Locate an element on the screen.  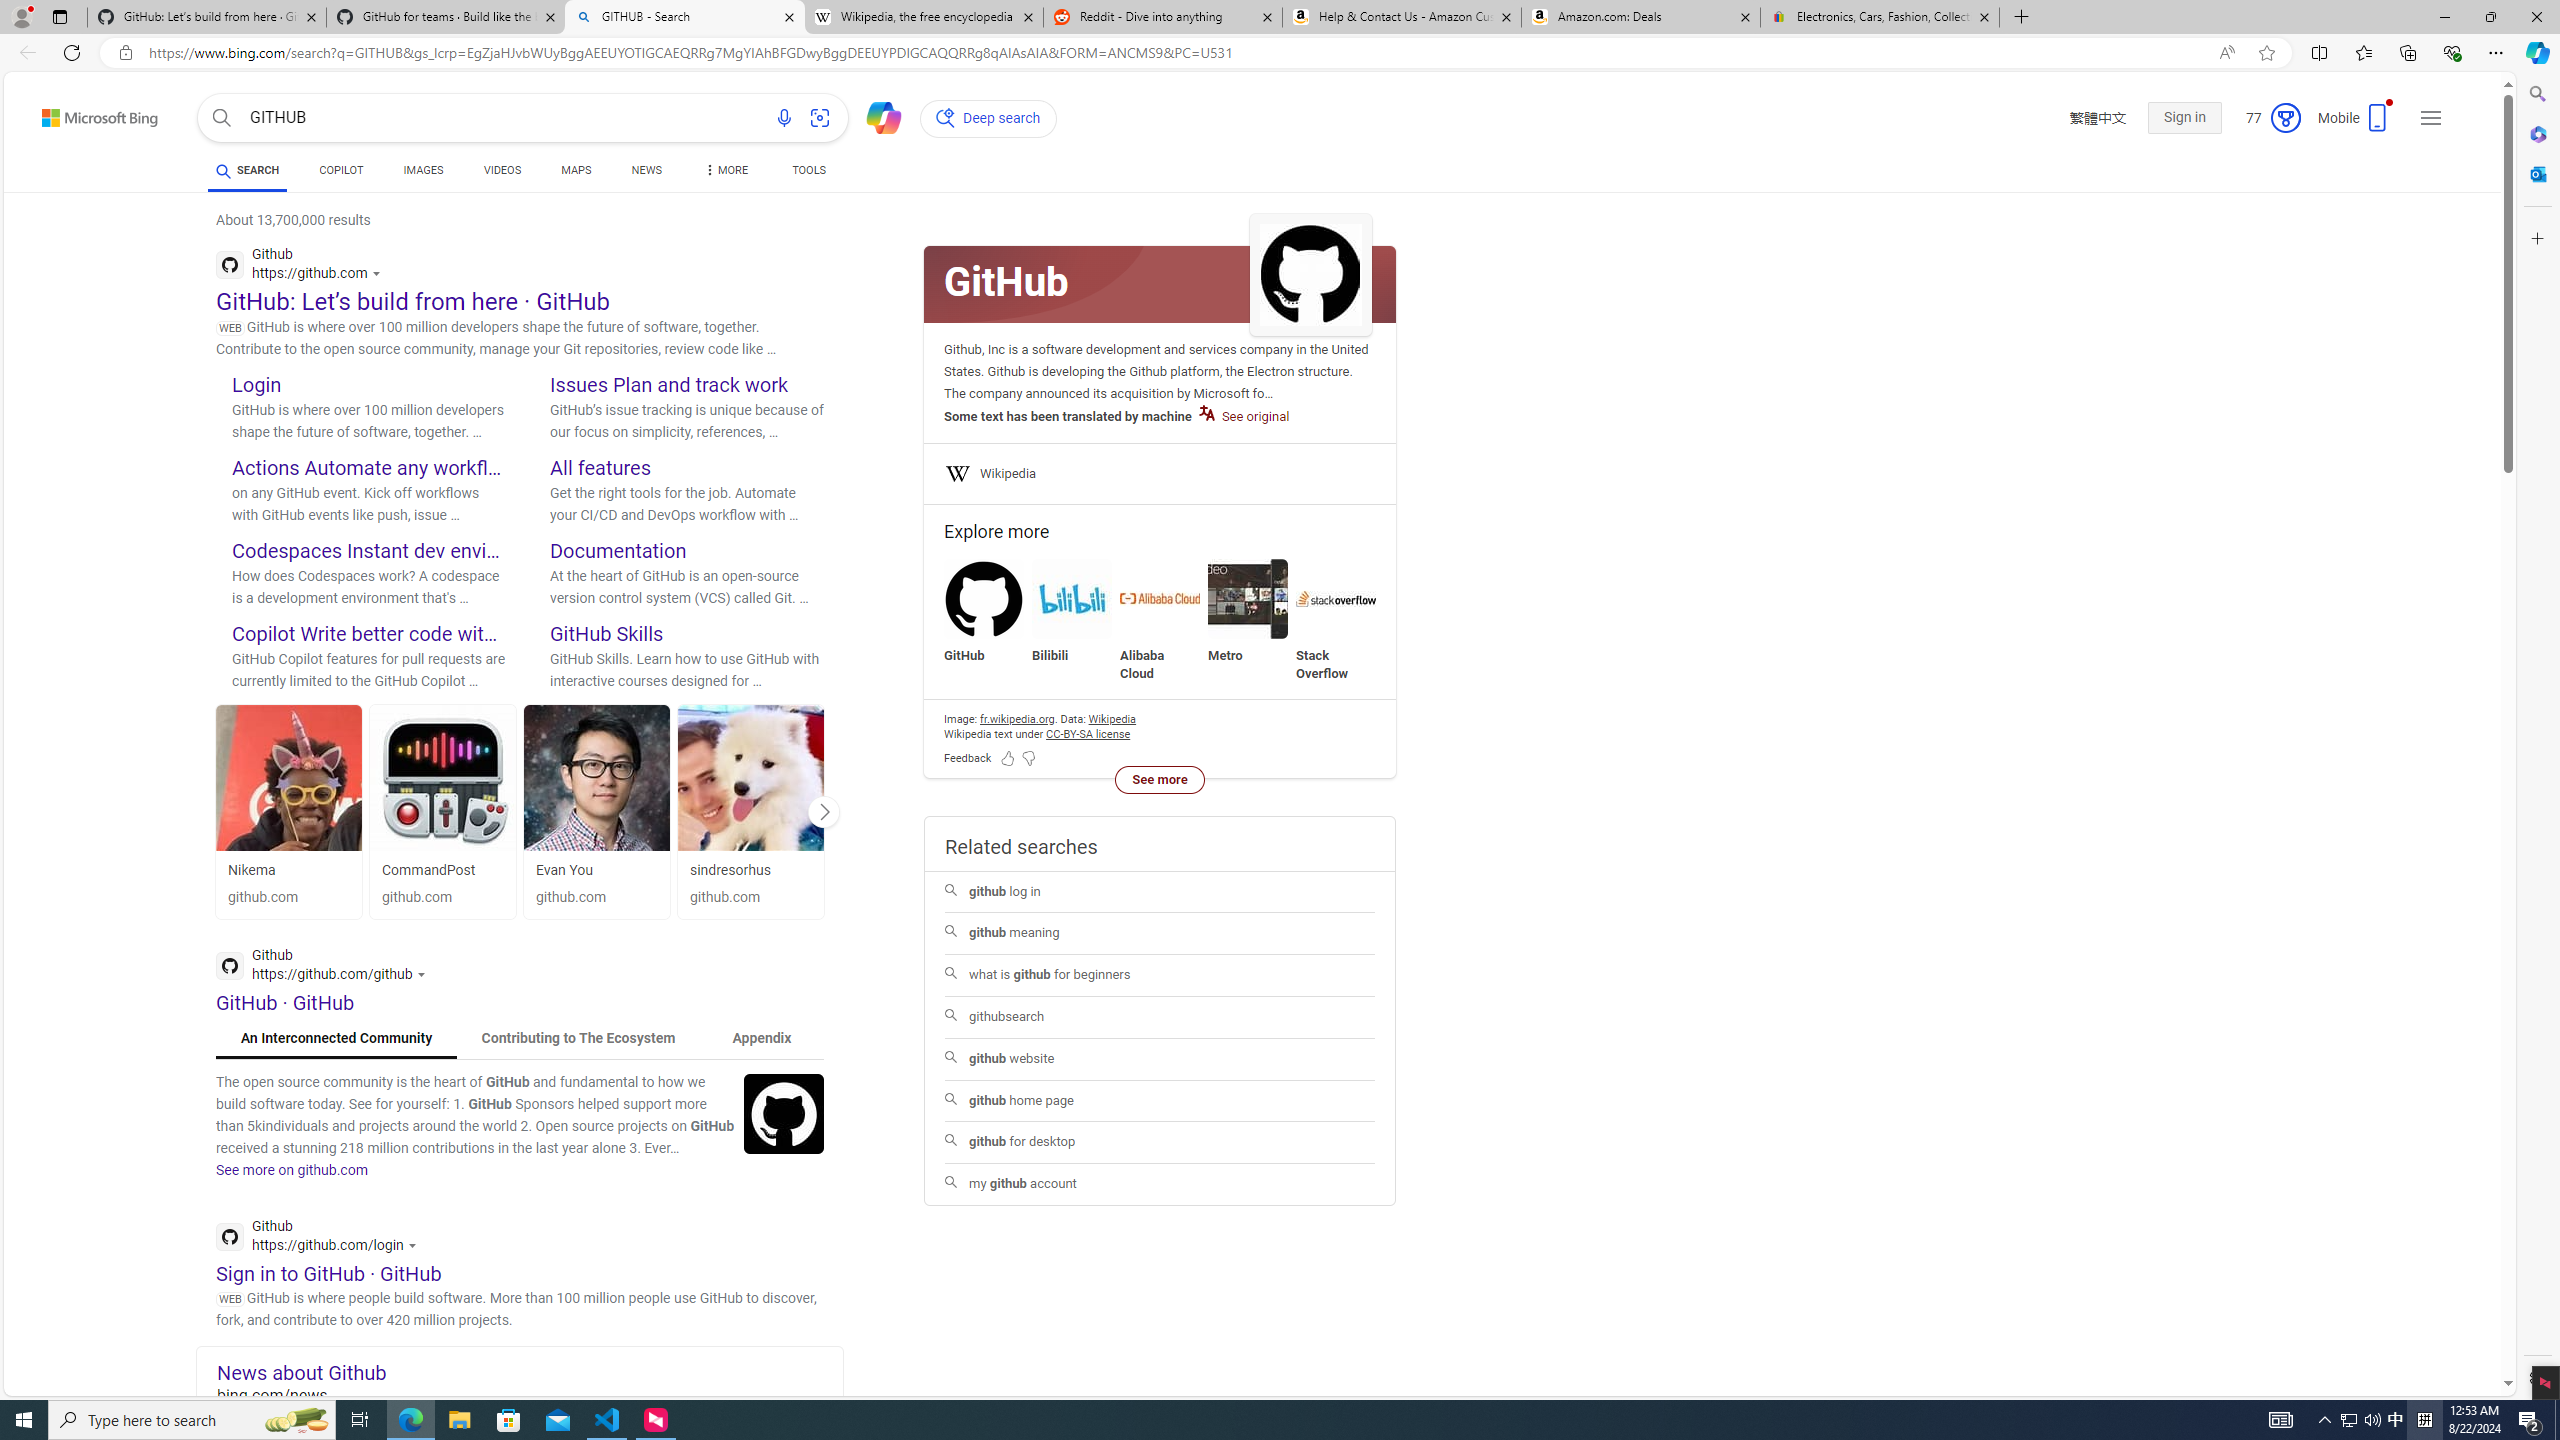
'All features' is located at coordinates (599, 467).